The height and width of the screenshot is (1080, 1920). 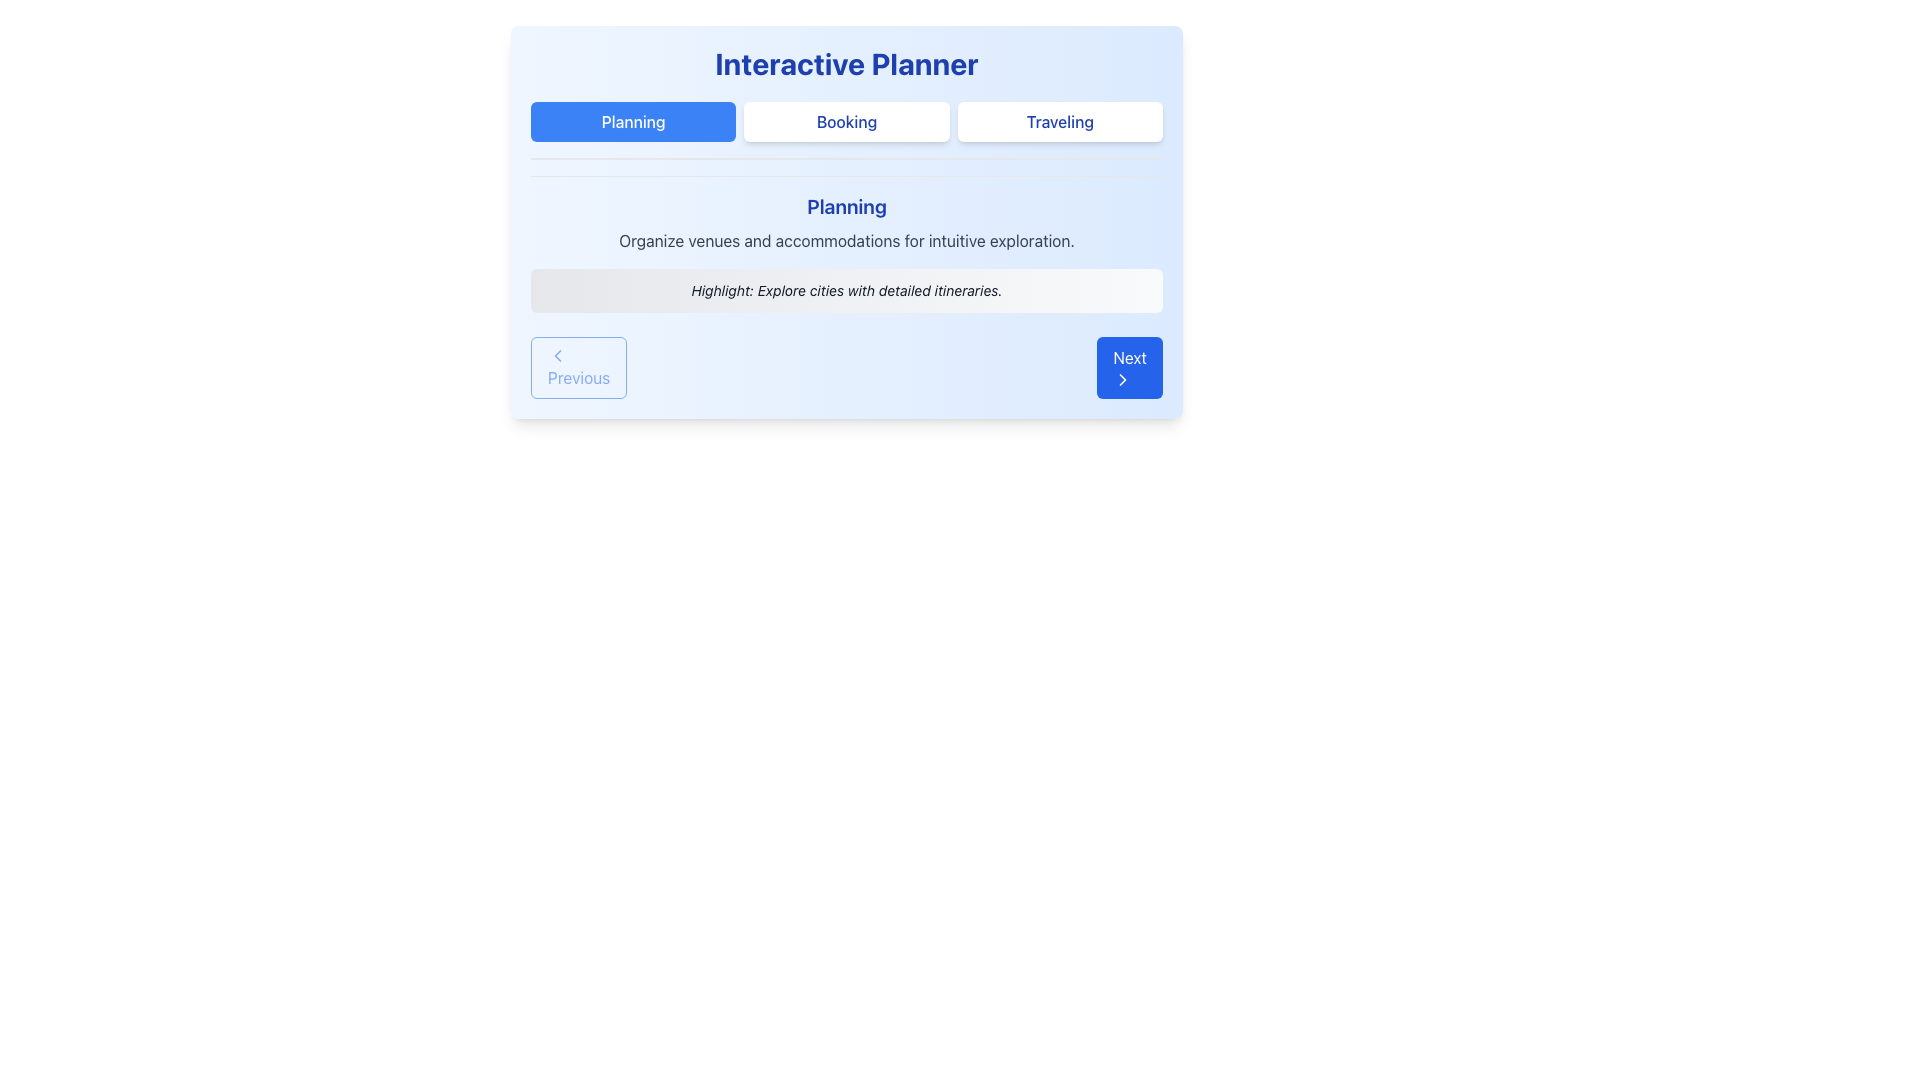 I want to click on bold, large text label 'Interactive Planner' at the top-center of the light blue card interface, so click(x=846, y=63).